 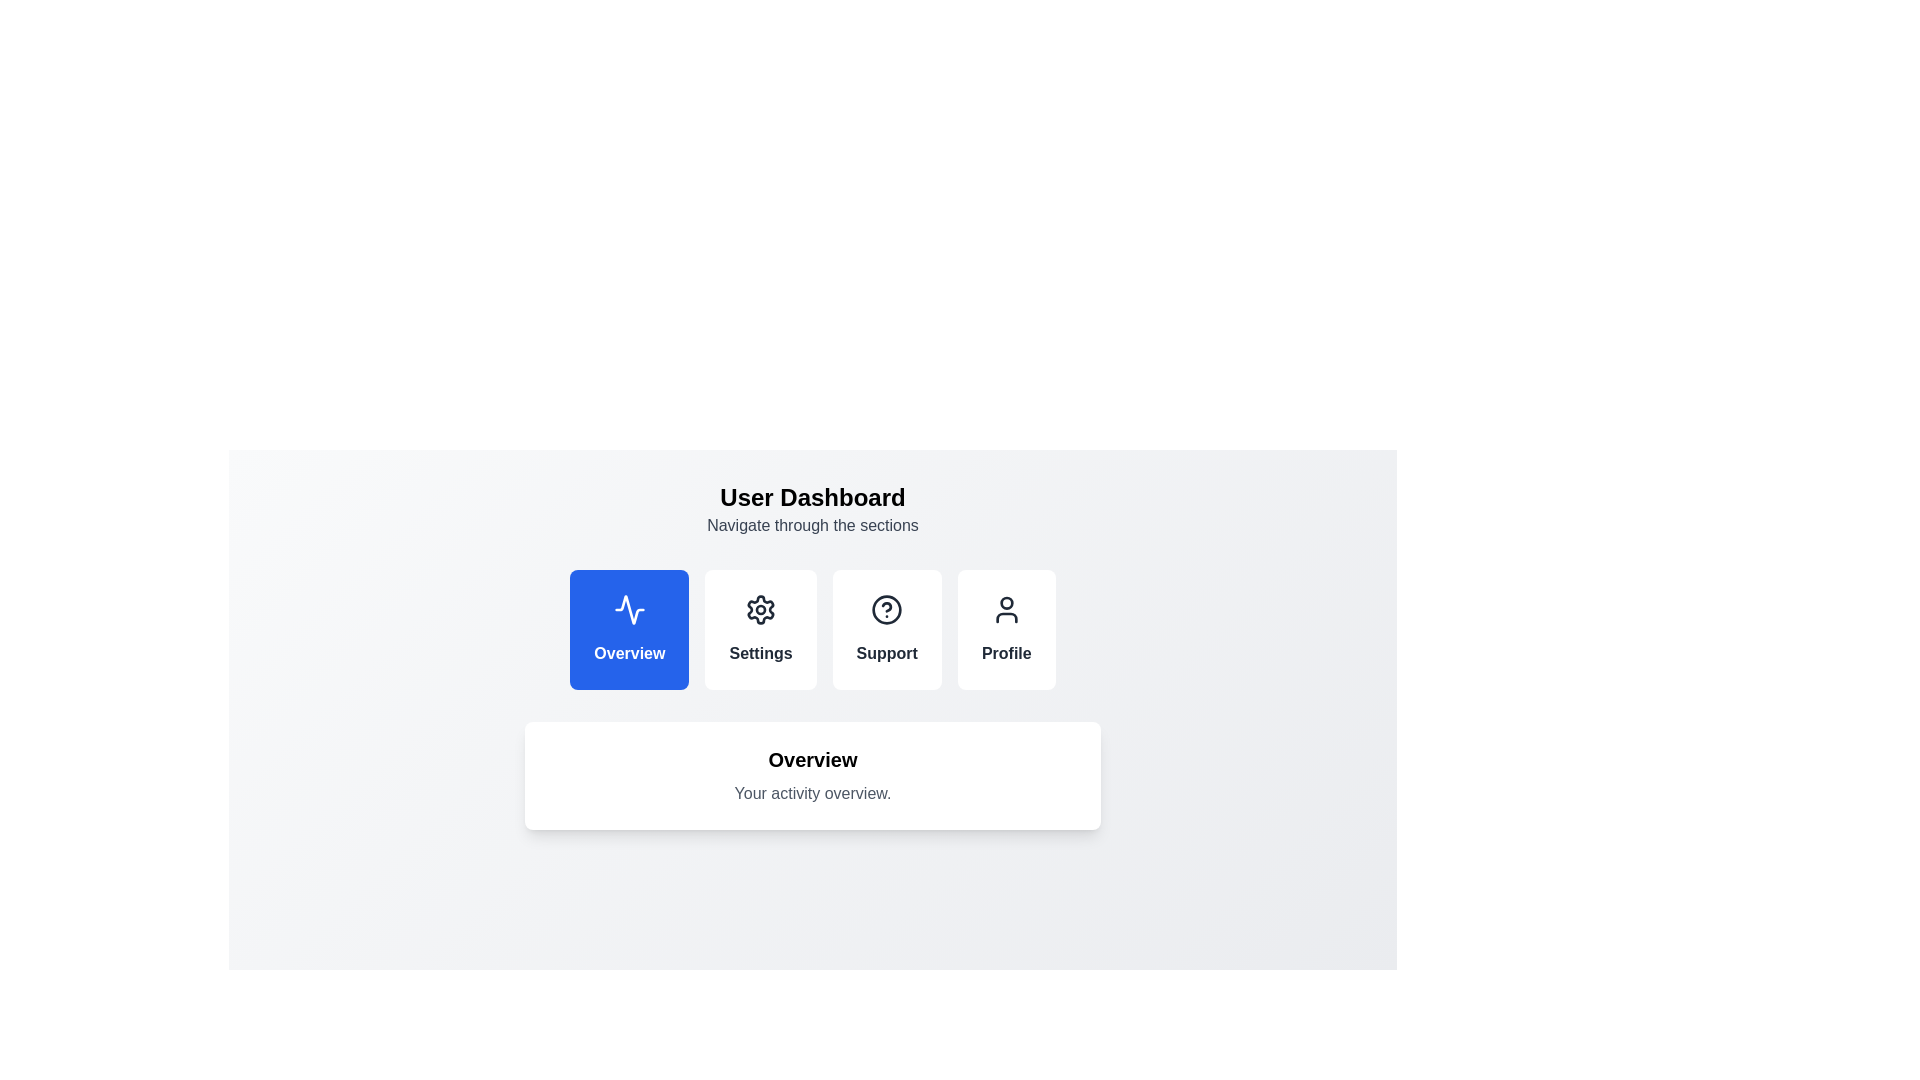 I want to click on text from the header titled 'User Dashboard' which includes the subtitle 'Navigate through the sections', so click(x=812, y=508).